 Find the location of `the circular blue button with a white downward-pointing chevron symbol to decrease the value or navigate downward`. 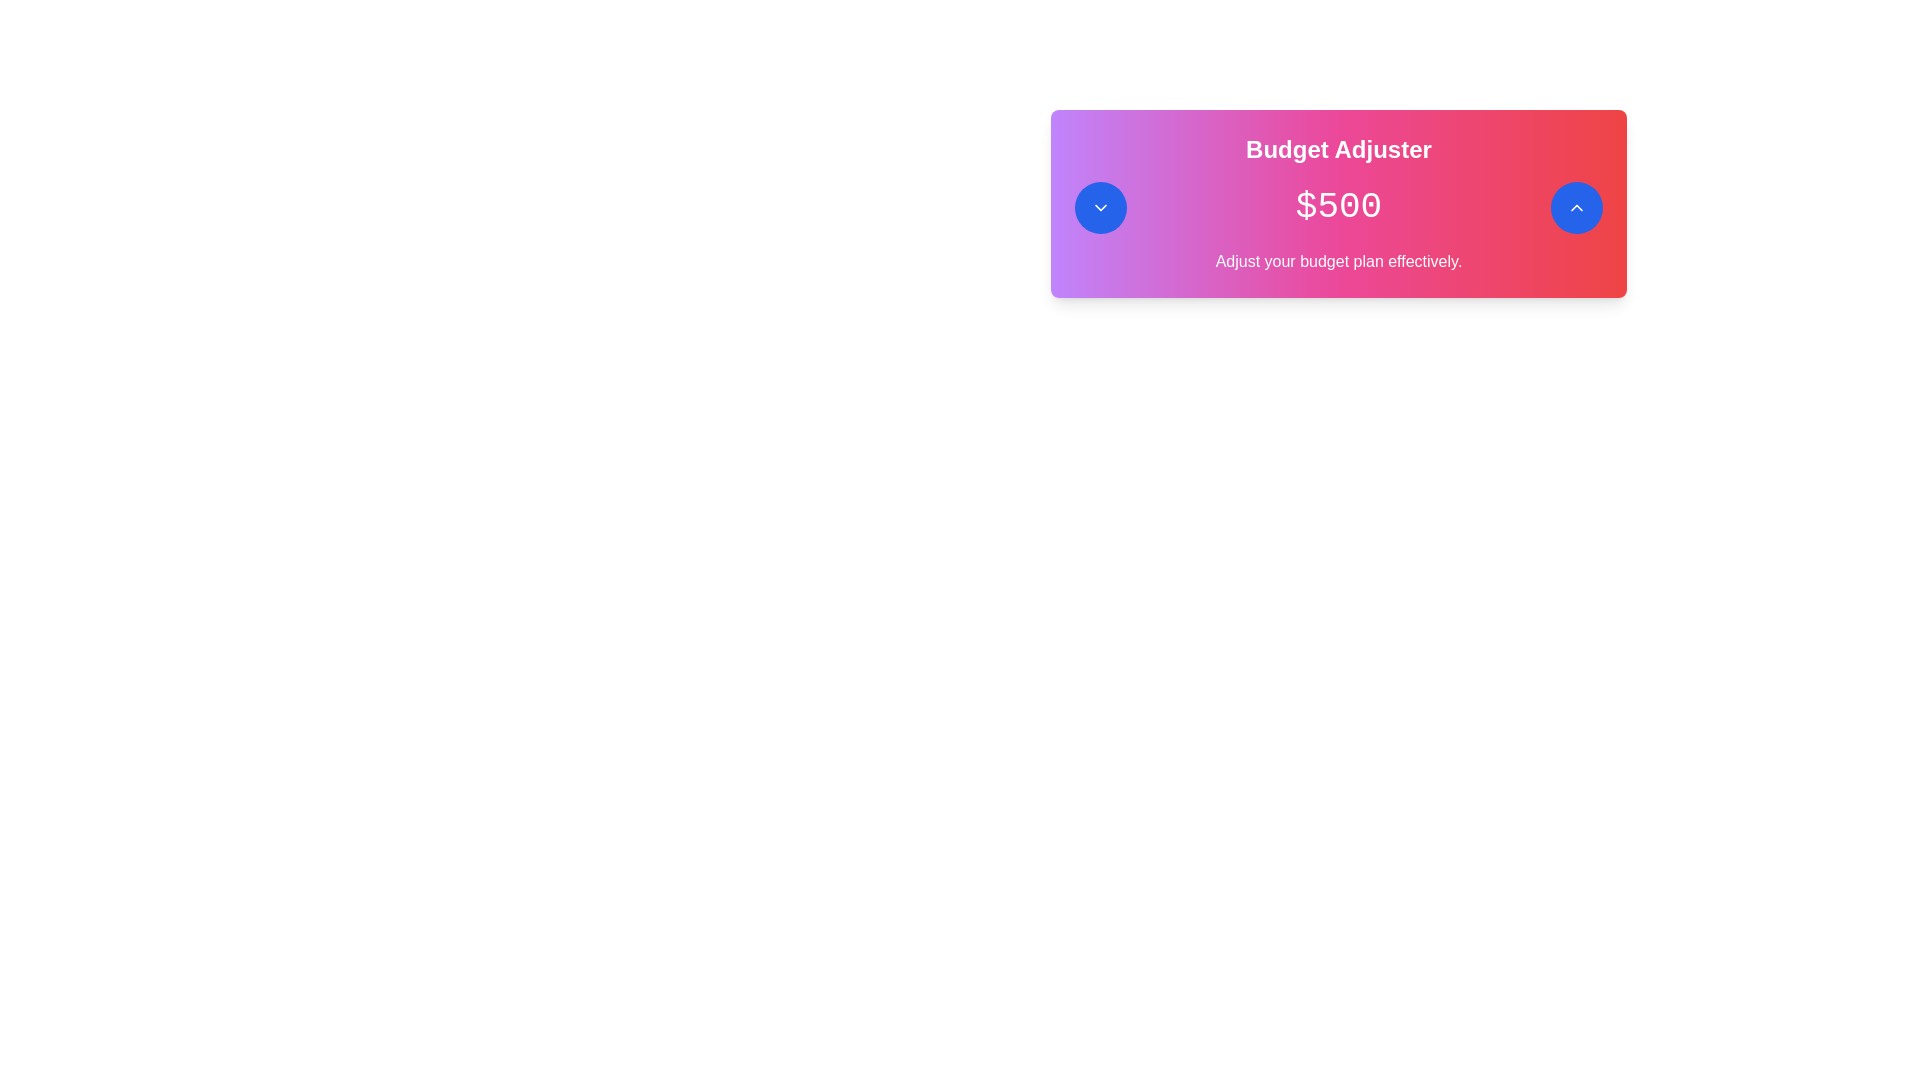

the circular blue button with a white downward-pointing chevron symbol to decrease the value or navigate downward is located at coordinates (1099, 208).